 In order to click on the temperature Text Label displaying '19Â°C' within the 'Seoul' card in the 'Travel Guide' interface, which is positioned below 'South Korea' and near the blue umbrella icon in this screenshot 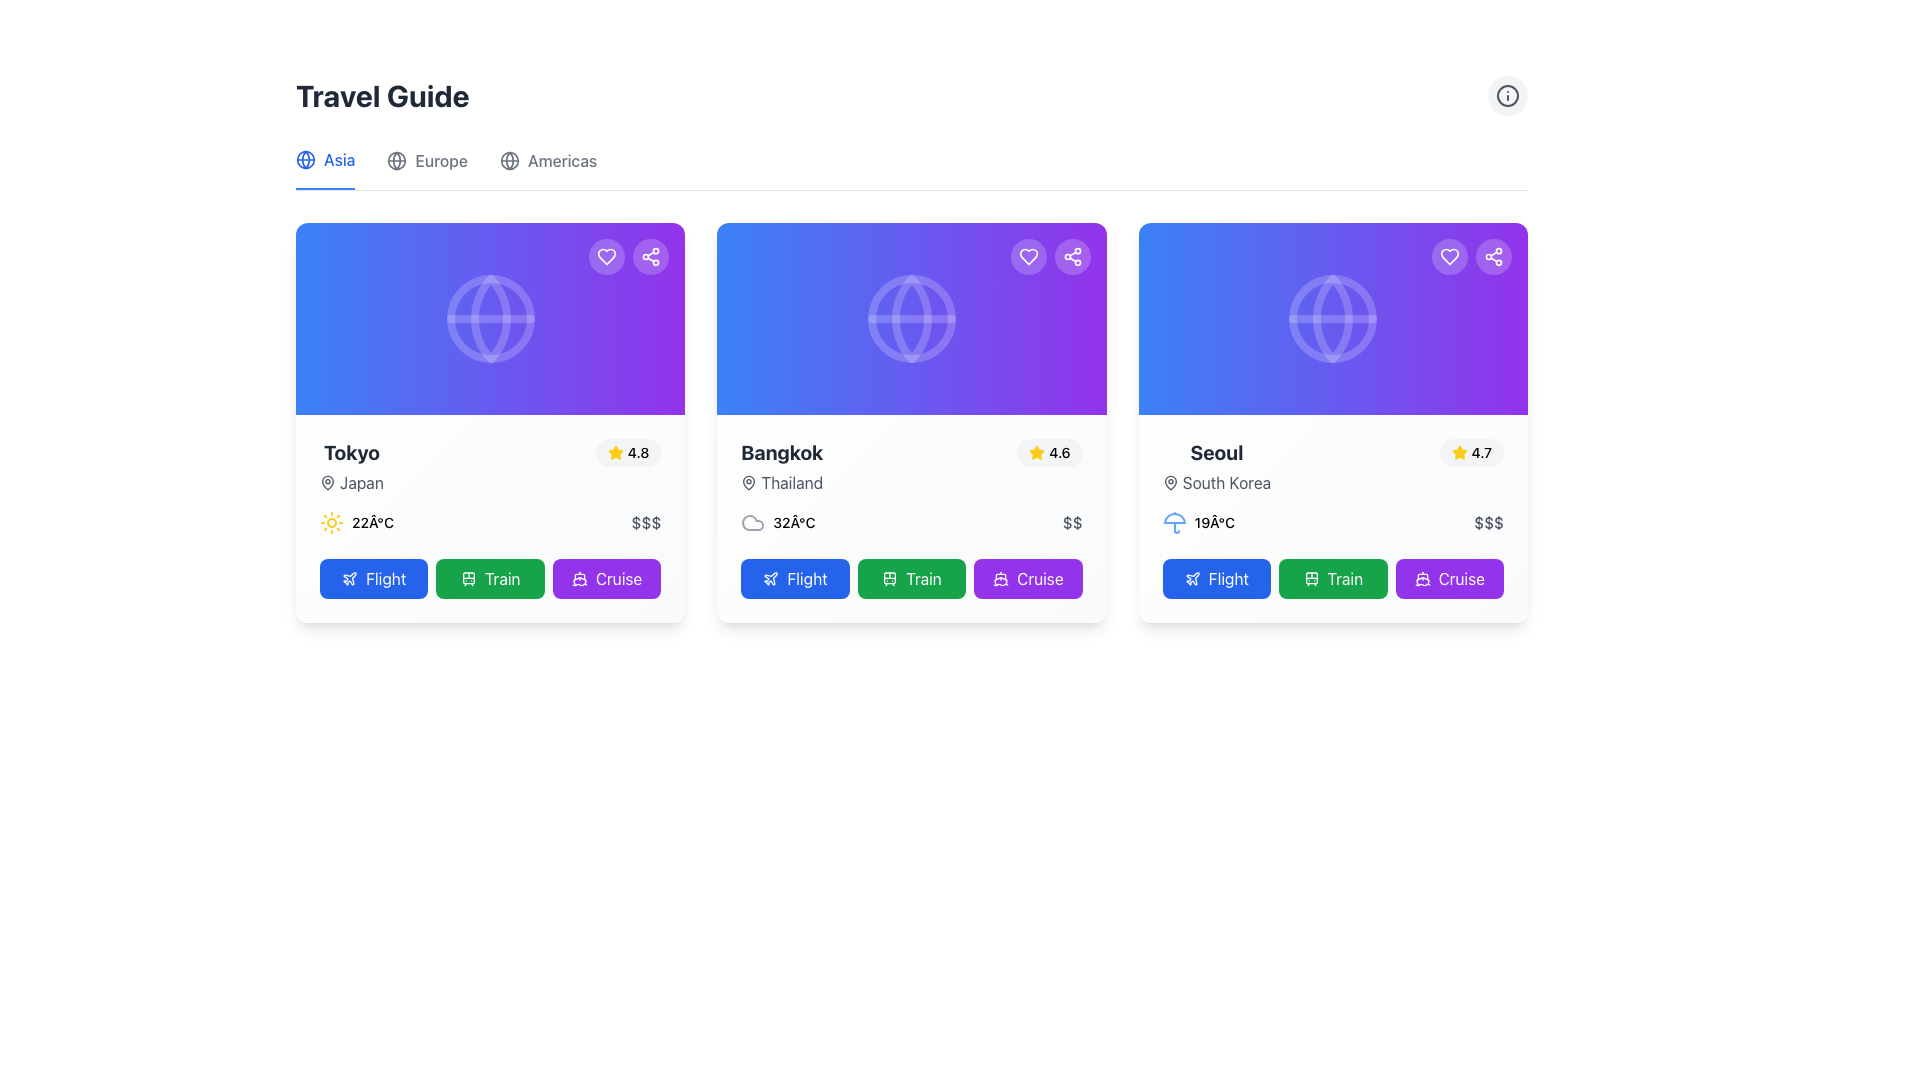, I will do `click(1213, 522)`.